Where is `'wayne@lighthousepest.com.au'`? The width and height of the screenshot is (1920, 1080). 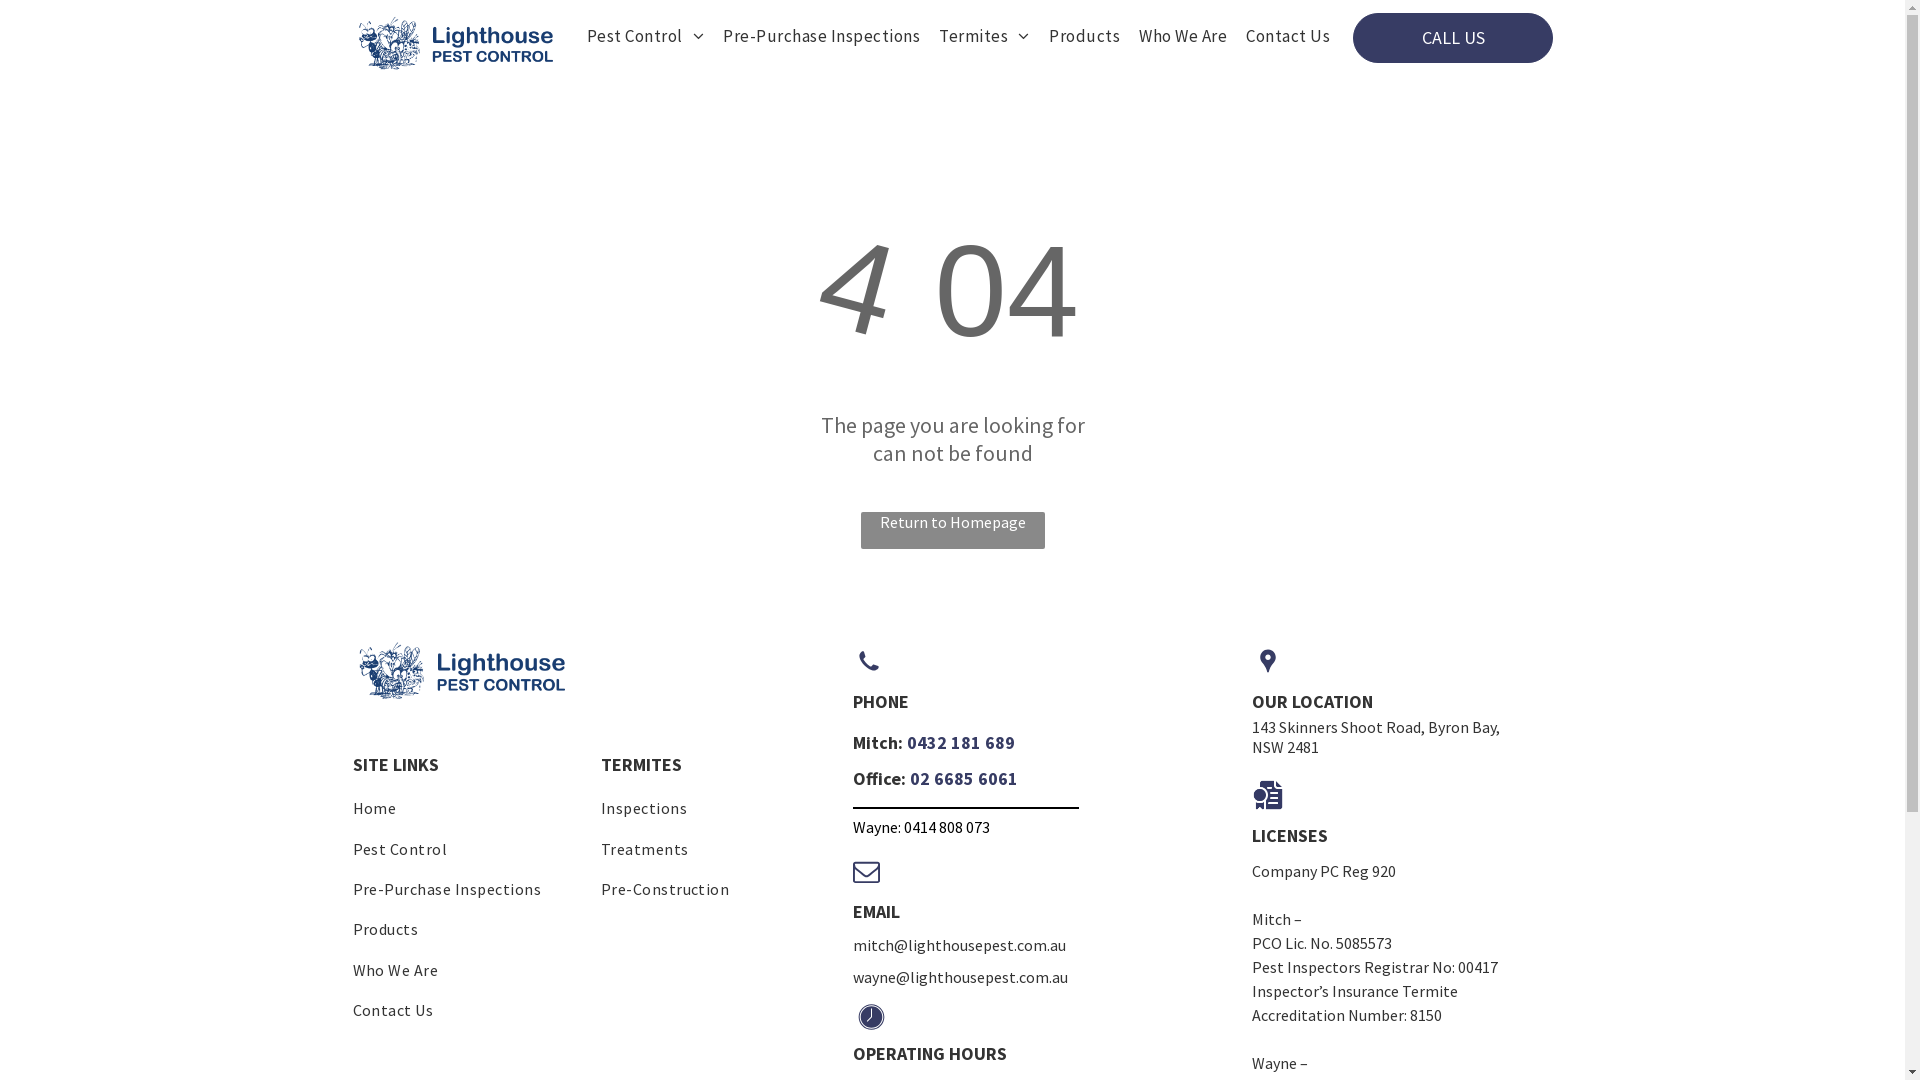
'wayne@lighthousepest.com.au' is located at coordinates (958, 975).